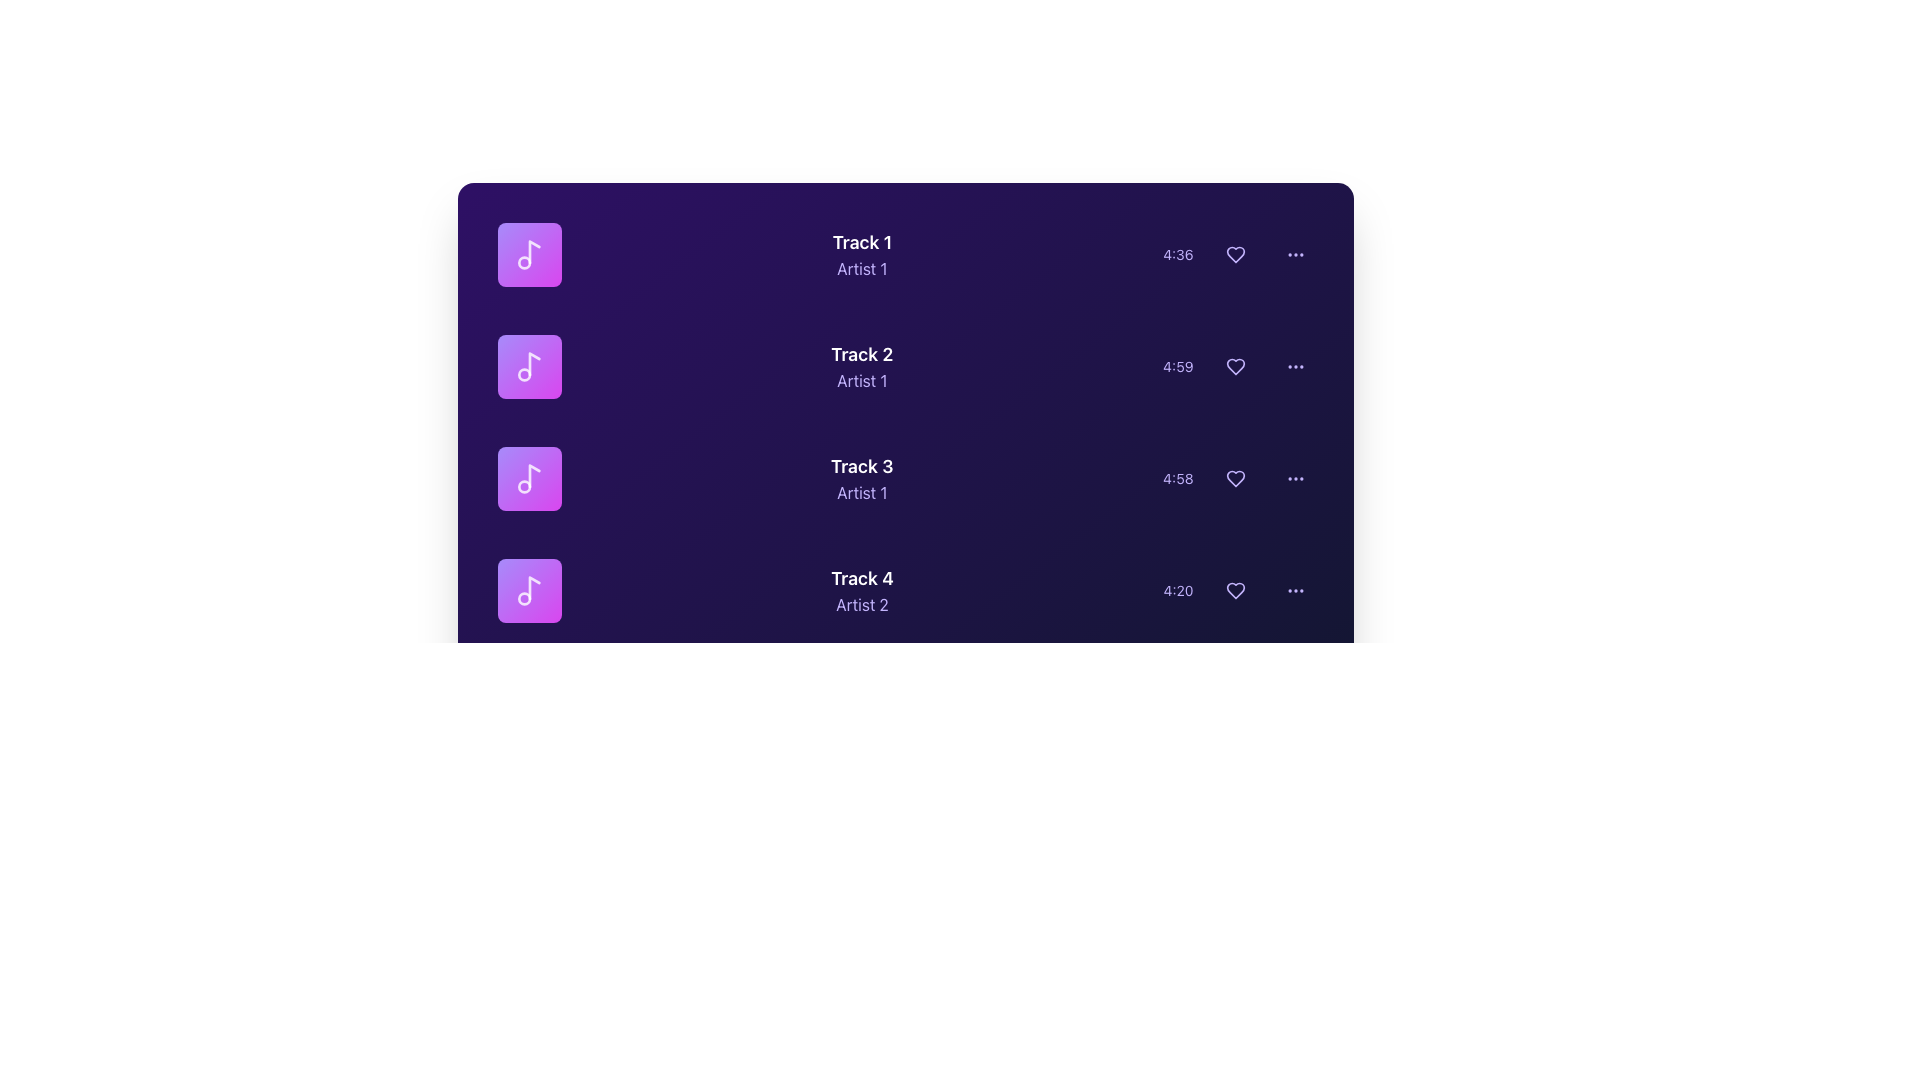 The image size is (1920, 1080). What do you see at coordinates (1234, 366) in the screenshot?
I see `the heart icon representing the 'like' functionality for the second music track in the music player interface to check if it highlights` at bounding box center [1234, 366].